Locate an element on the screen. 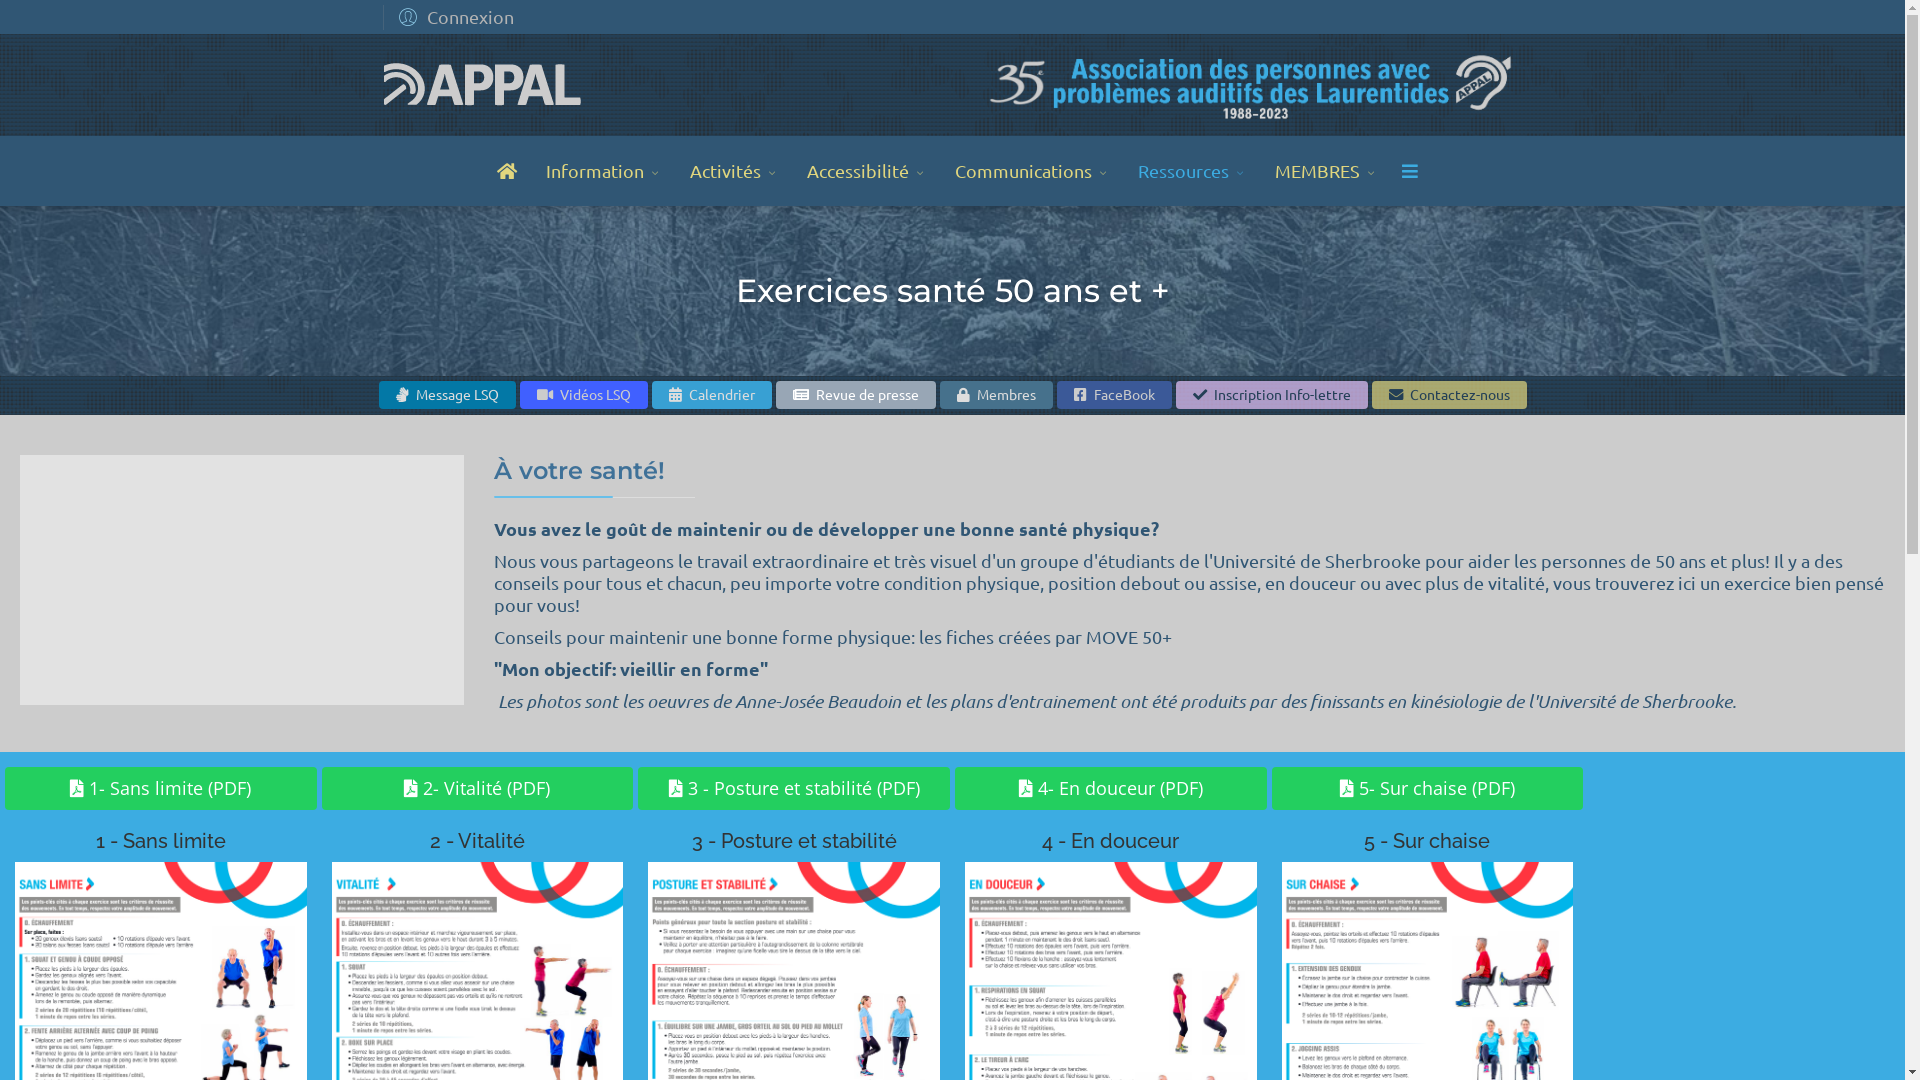  'Communications' is located at coordinates (1034, 169).